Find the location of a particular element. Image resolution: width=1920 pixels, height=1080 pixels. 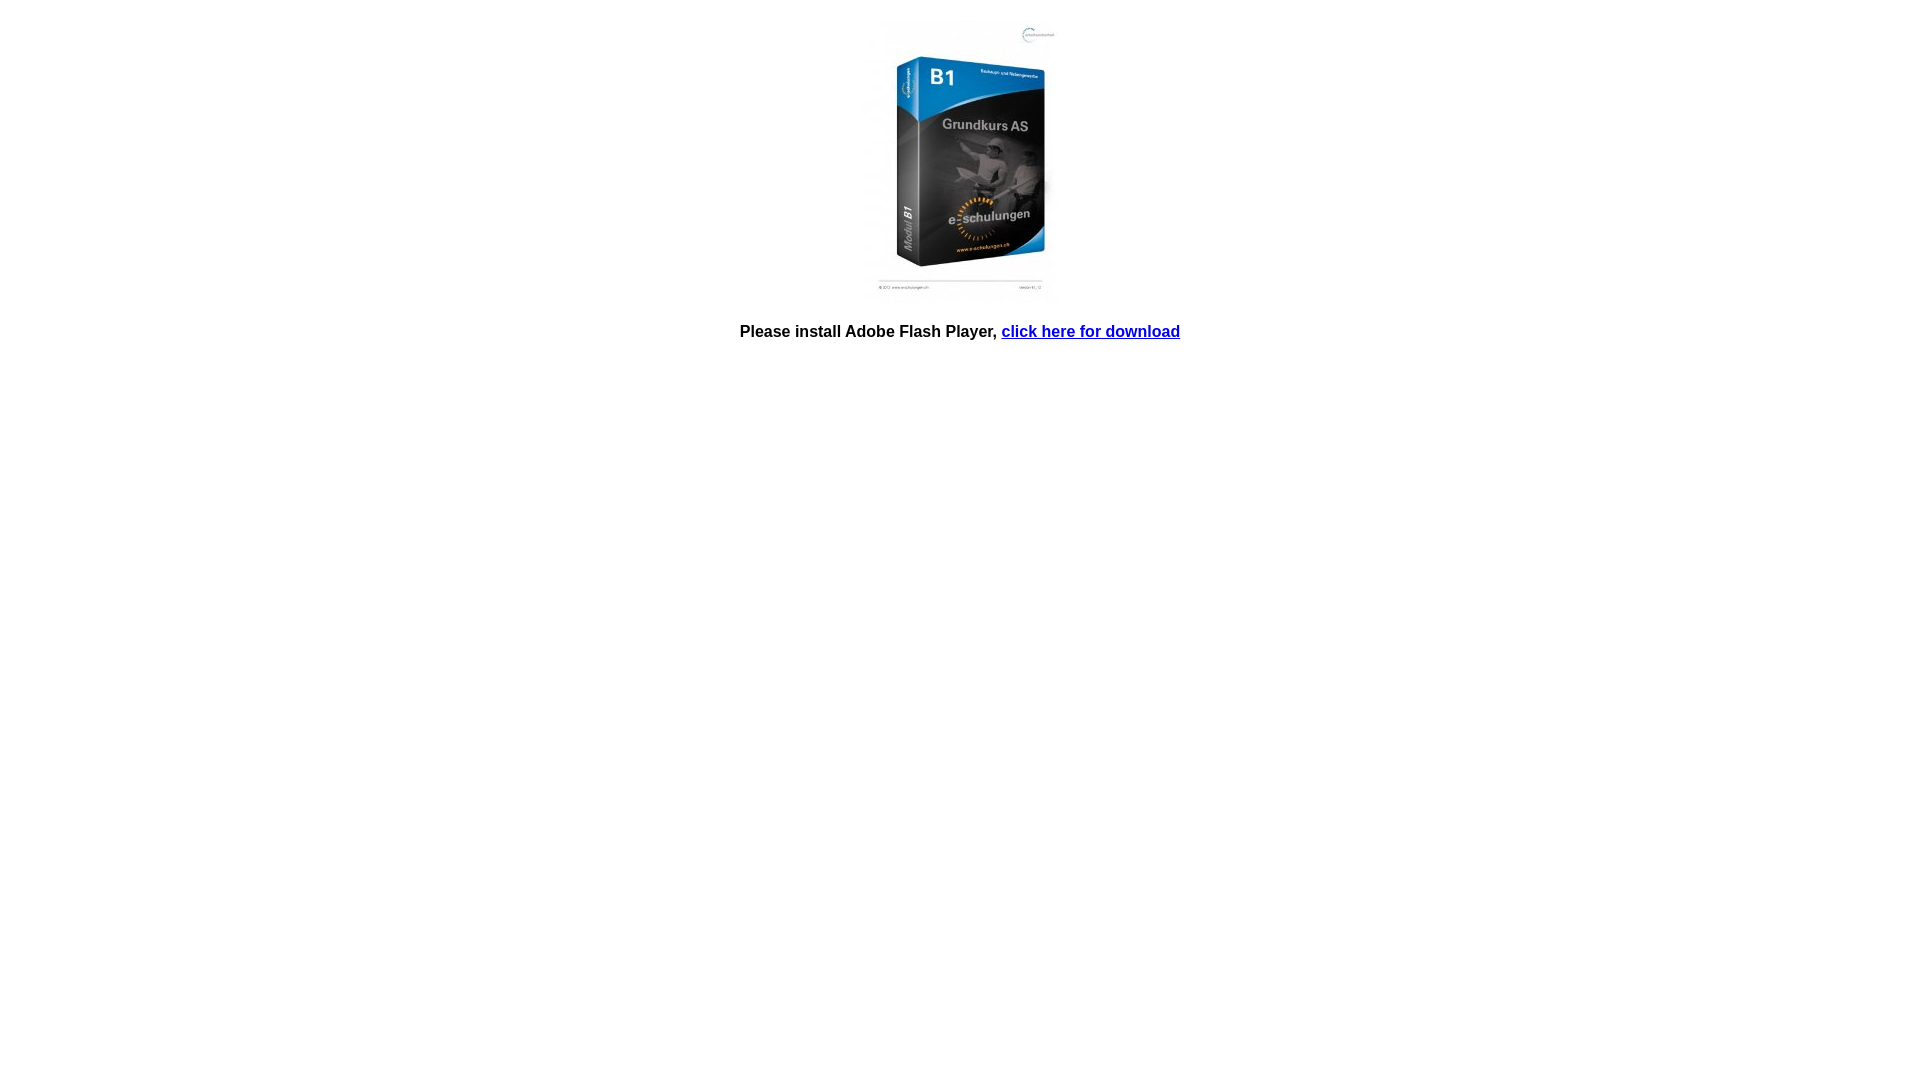

'click here for download' is located at coordinates (1002, 330).